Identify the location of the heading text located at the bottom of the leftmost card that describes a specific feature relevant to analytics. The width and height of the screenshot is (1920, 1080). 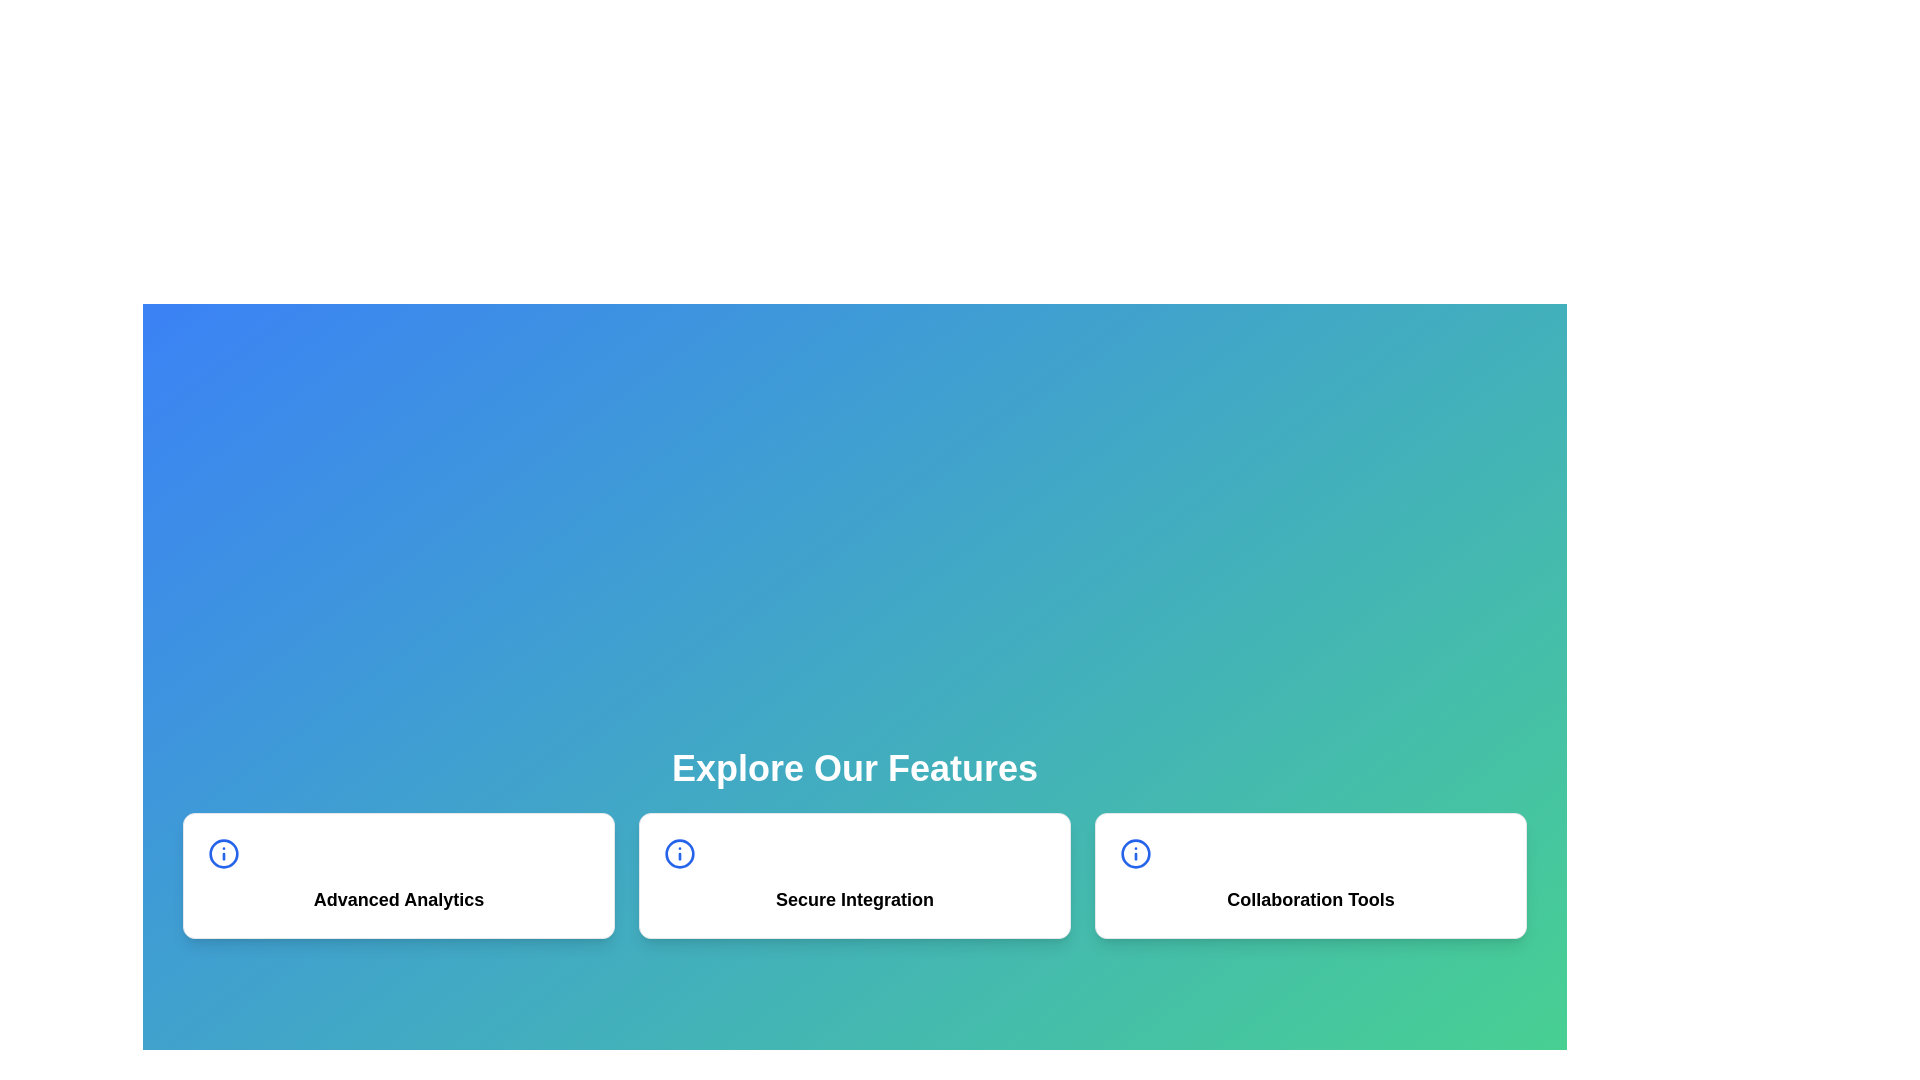
(398, 898).